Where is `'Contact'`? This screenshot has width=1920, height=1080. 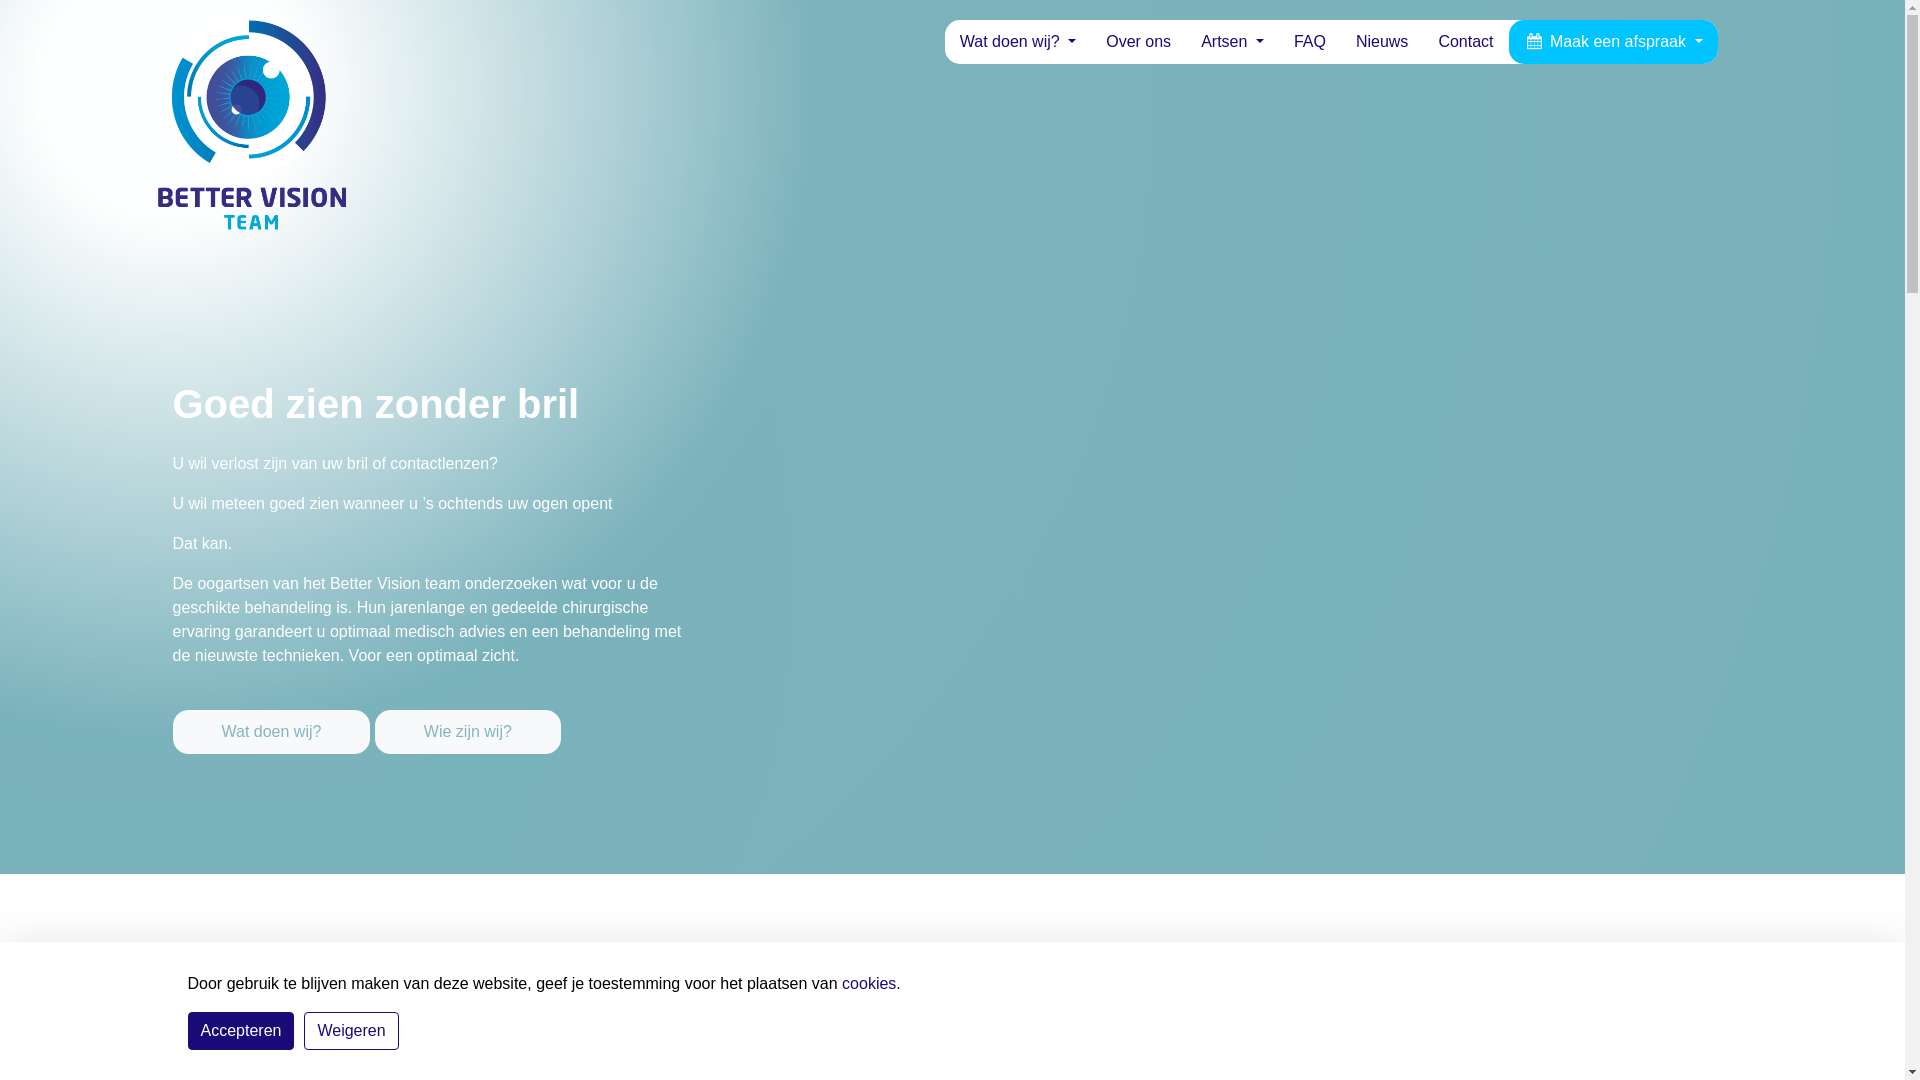
'Contact' is located at coordinates (1465, 42).